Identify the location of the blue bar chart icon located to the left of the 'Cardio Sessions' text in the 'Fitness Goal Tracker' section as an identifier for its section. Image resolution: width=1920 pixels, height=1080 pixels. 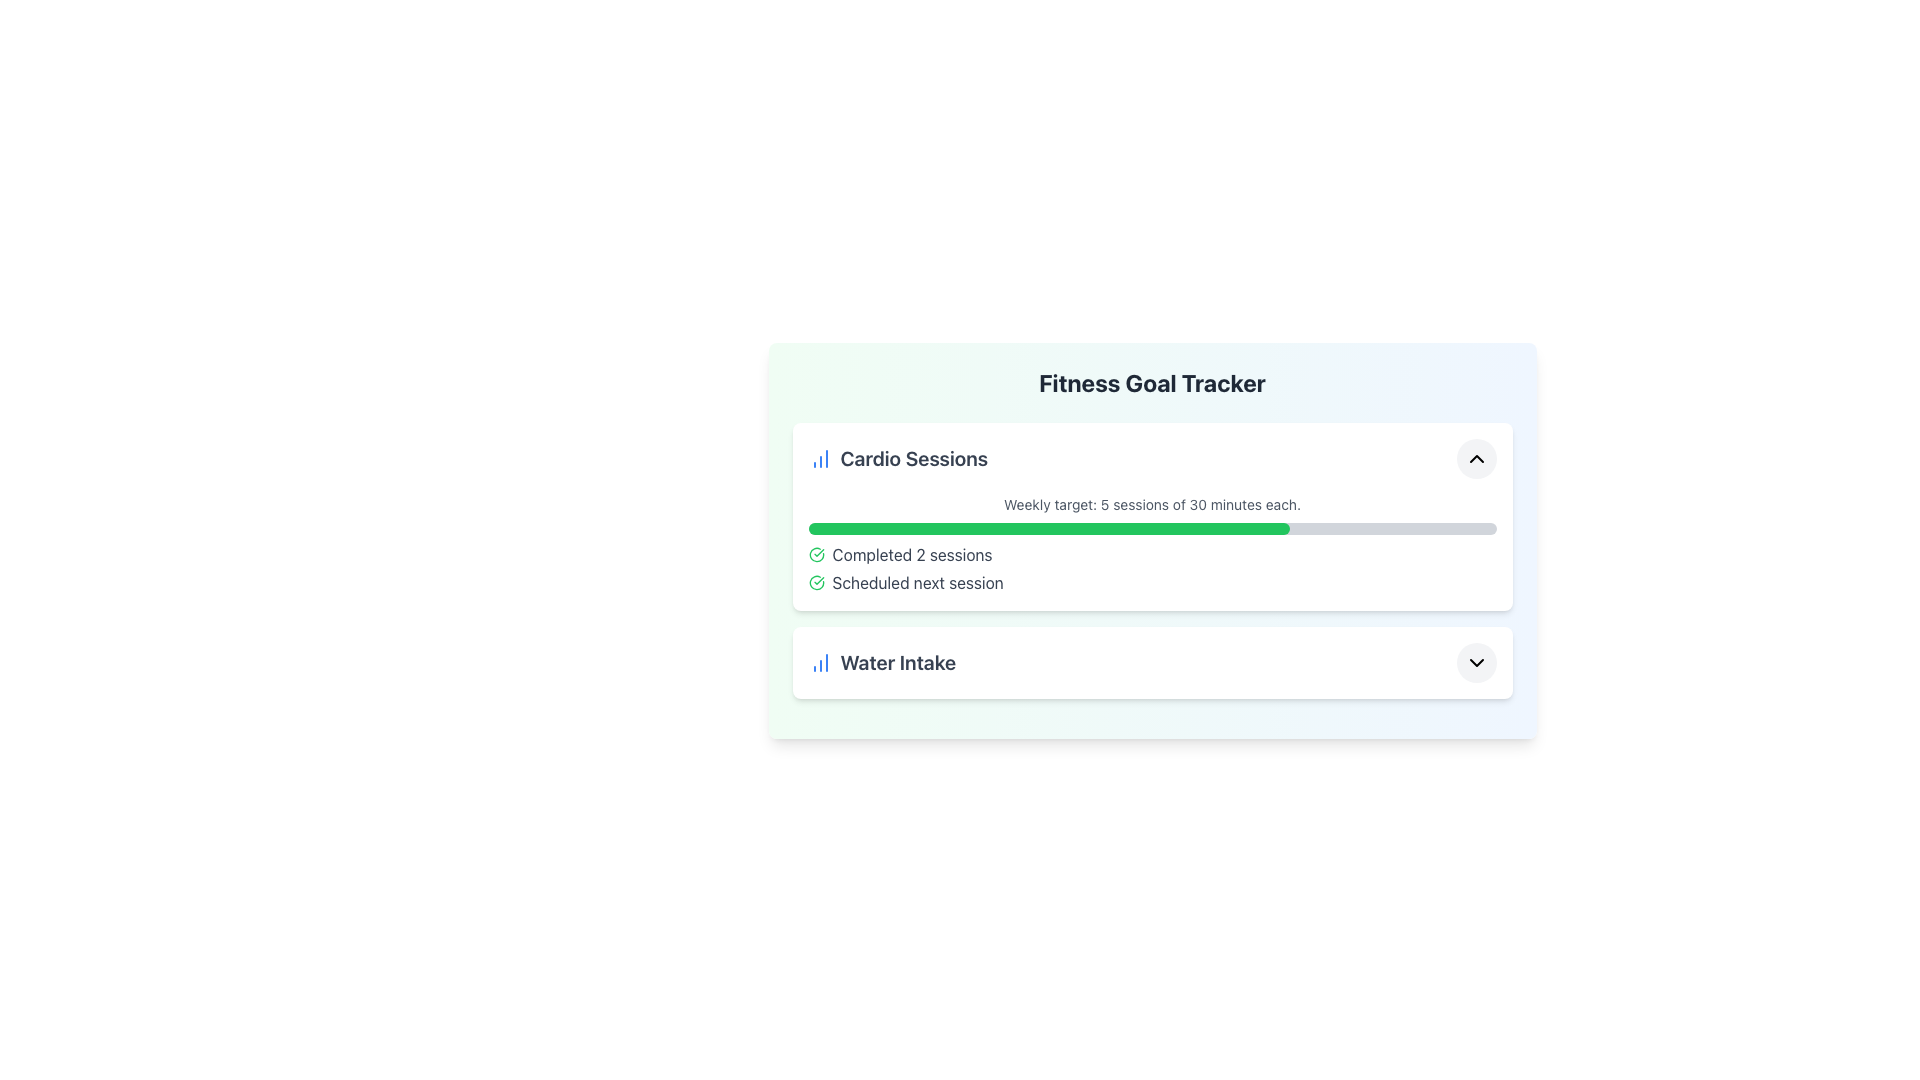
(820, 459).